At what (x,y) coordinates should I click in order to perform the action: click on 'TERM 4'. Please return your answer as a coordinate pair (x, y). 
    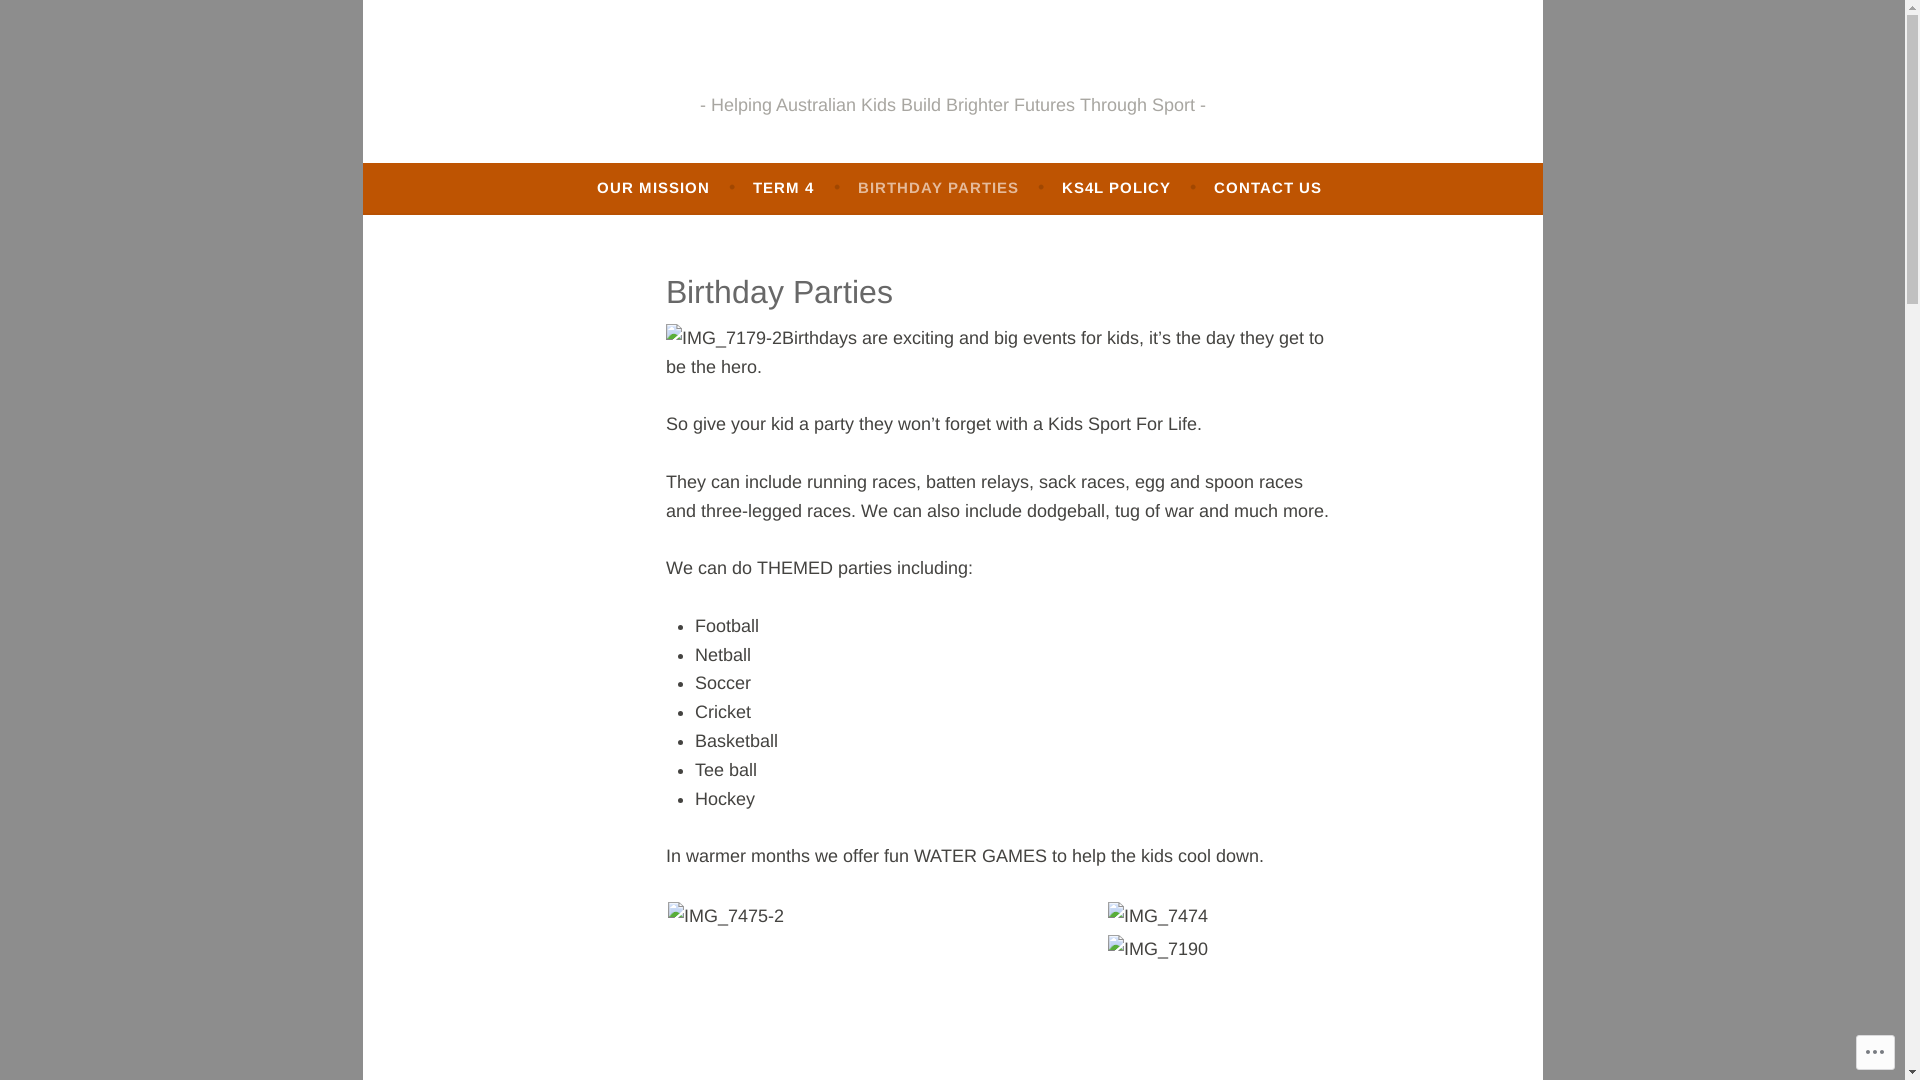
    Looking at the image, I should click on (782, 188).